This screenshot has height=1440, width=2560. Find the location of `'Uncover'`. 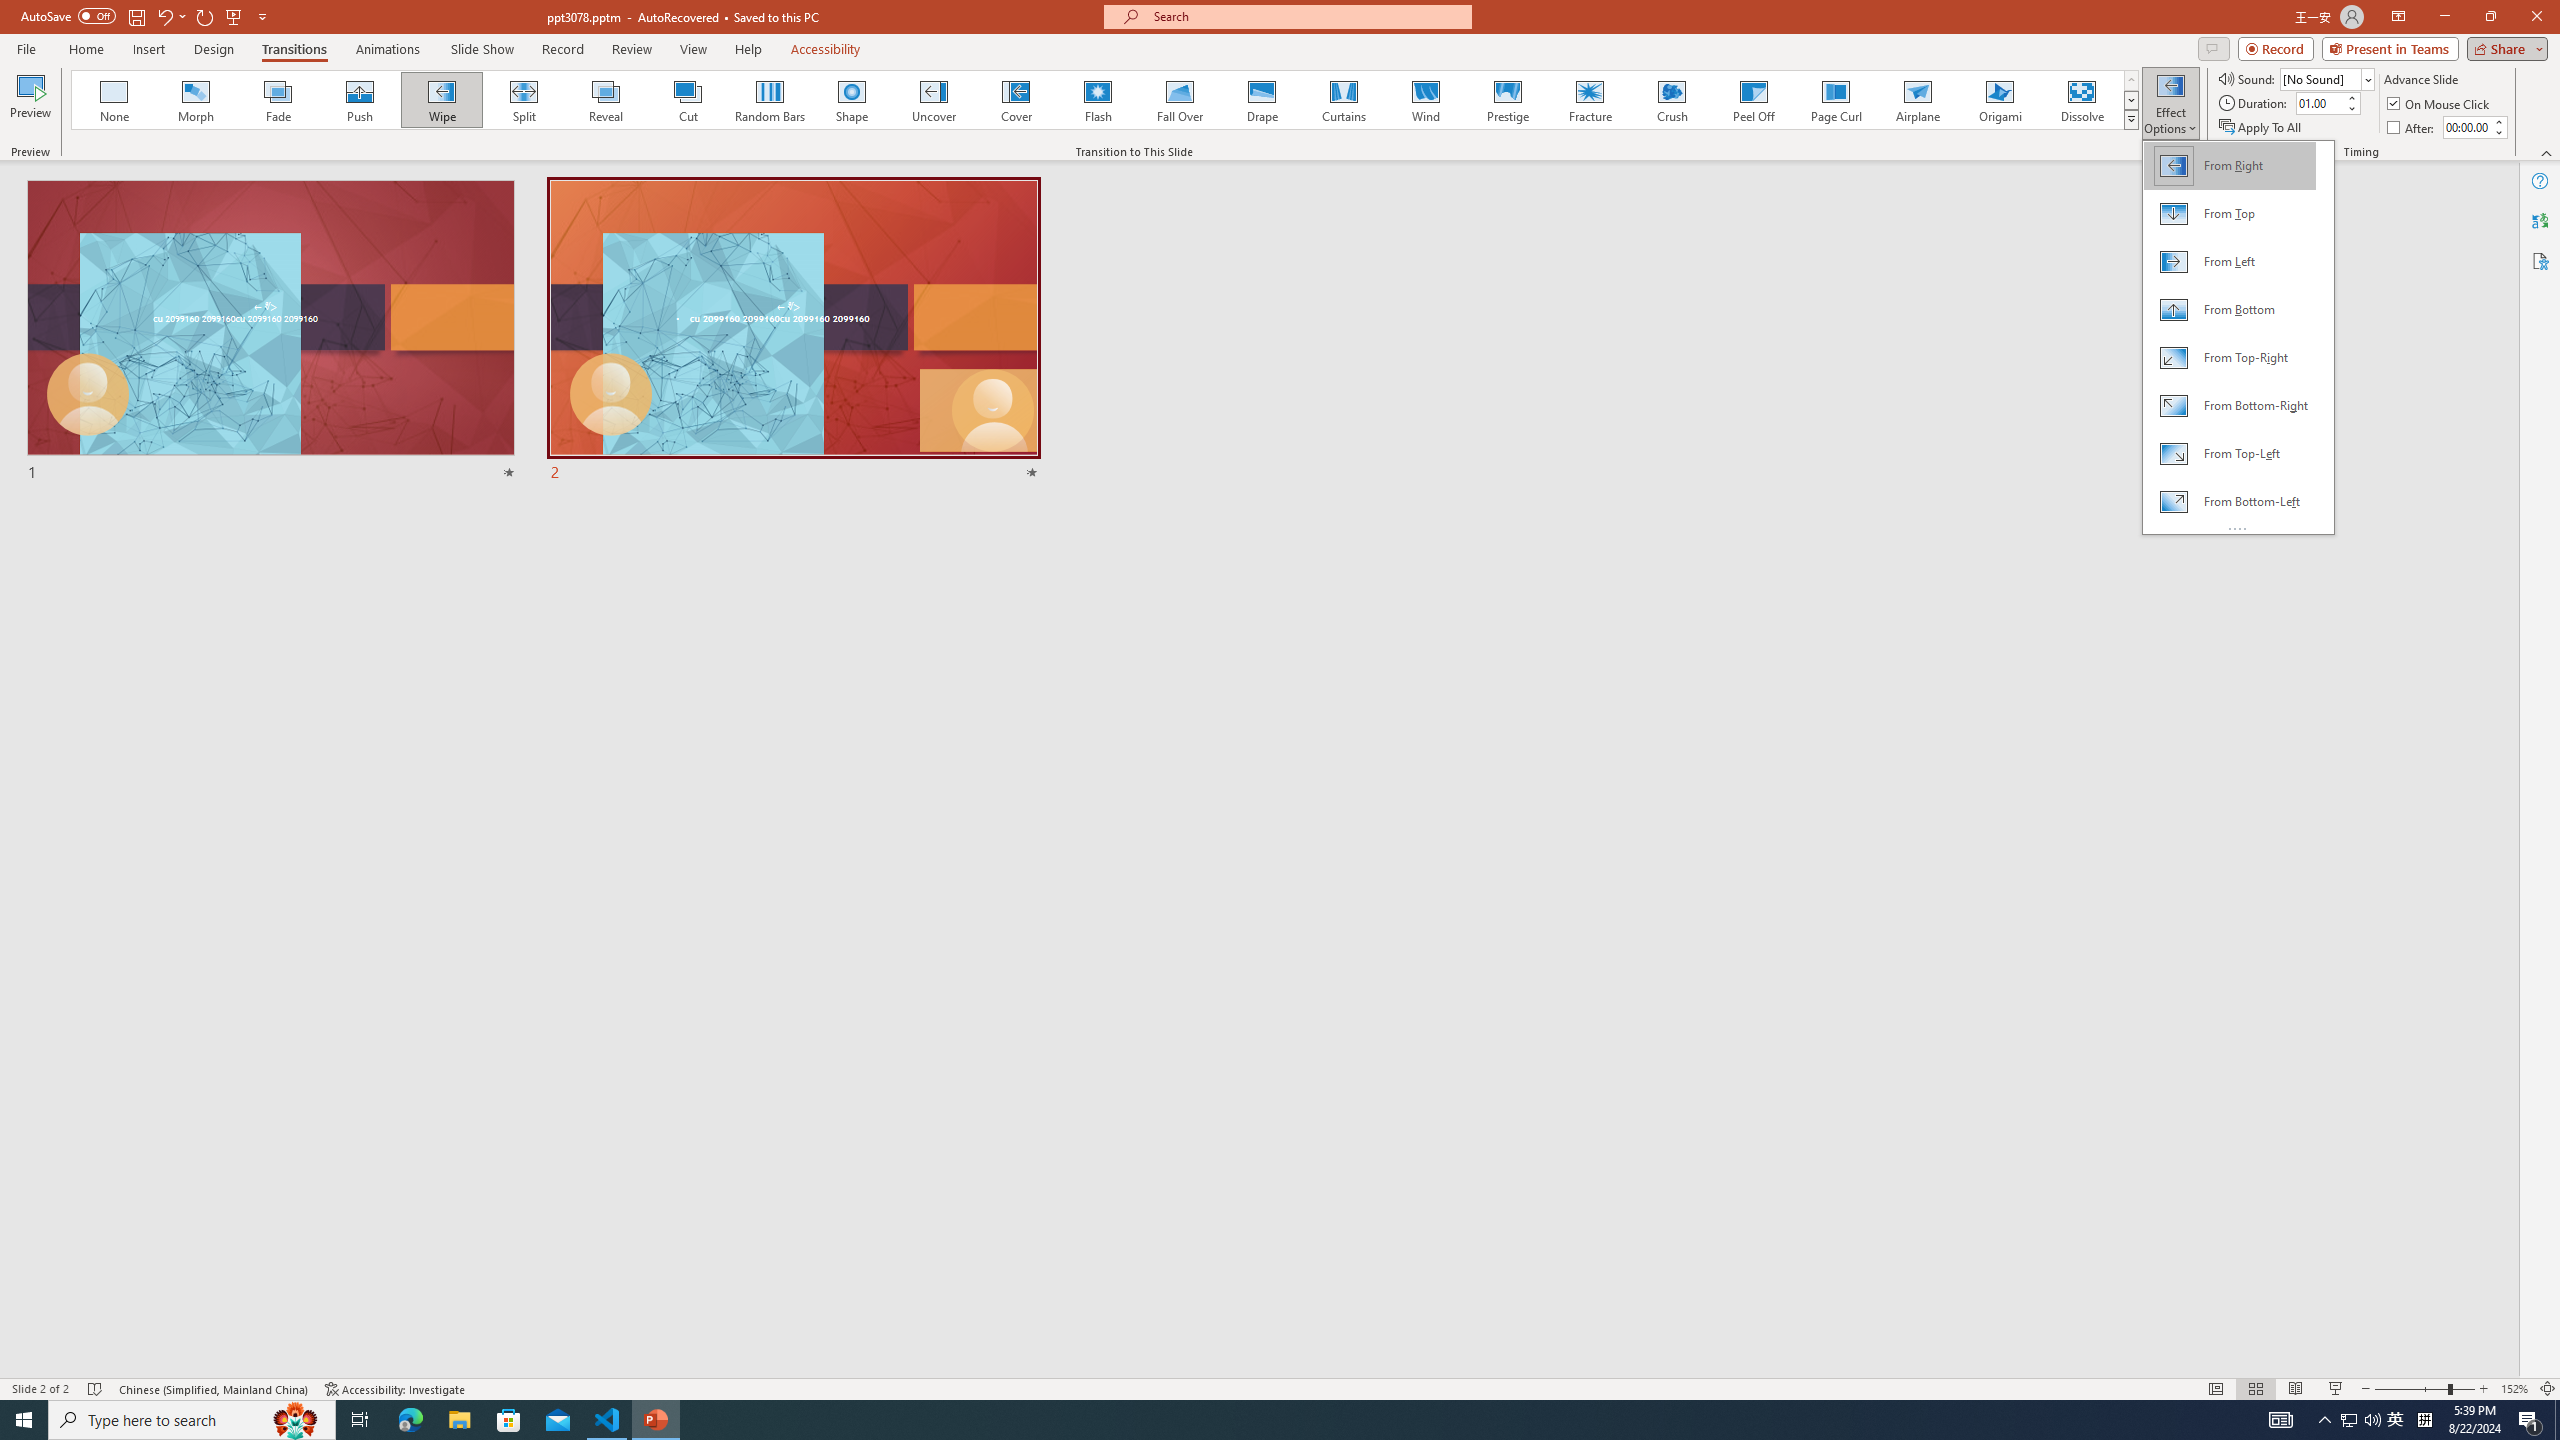

'Uncover' is located at coordinates (933, 99).